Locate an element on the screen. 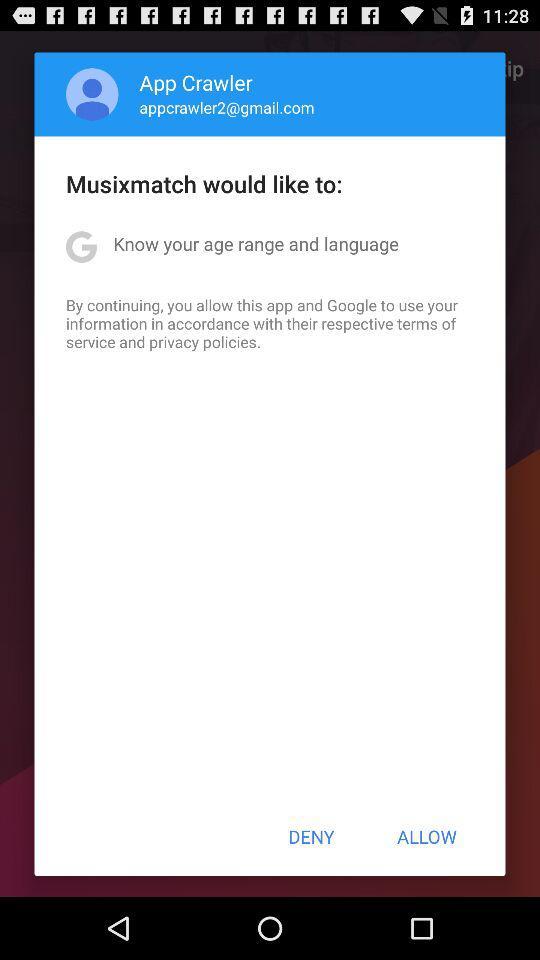 The height and width of the screenshot is (960, 540). appcrawler2@gmail.com item is located at coordinates (226, 107).